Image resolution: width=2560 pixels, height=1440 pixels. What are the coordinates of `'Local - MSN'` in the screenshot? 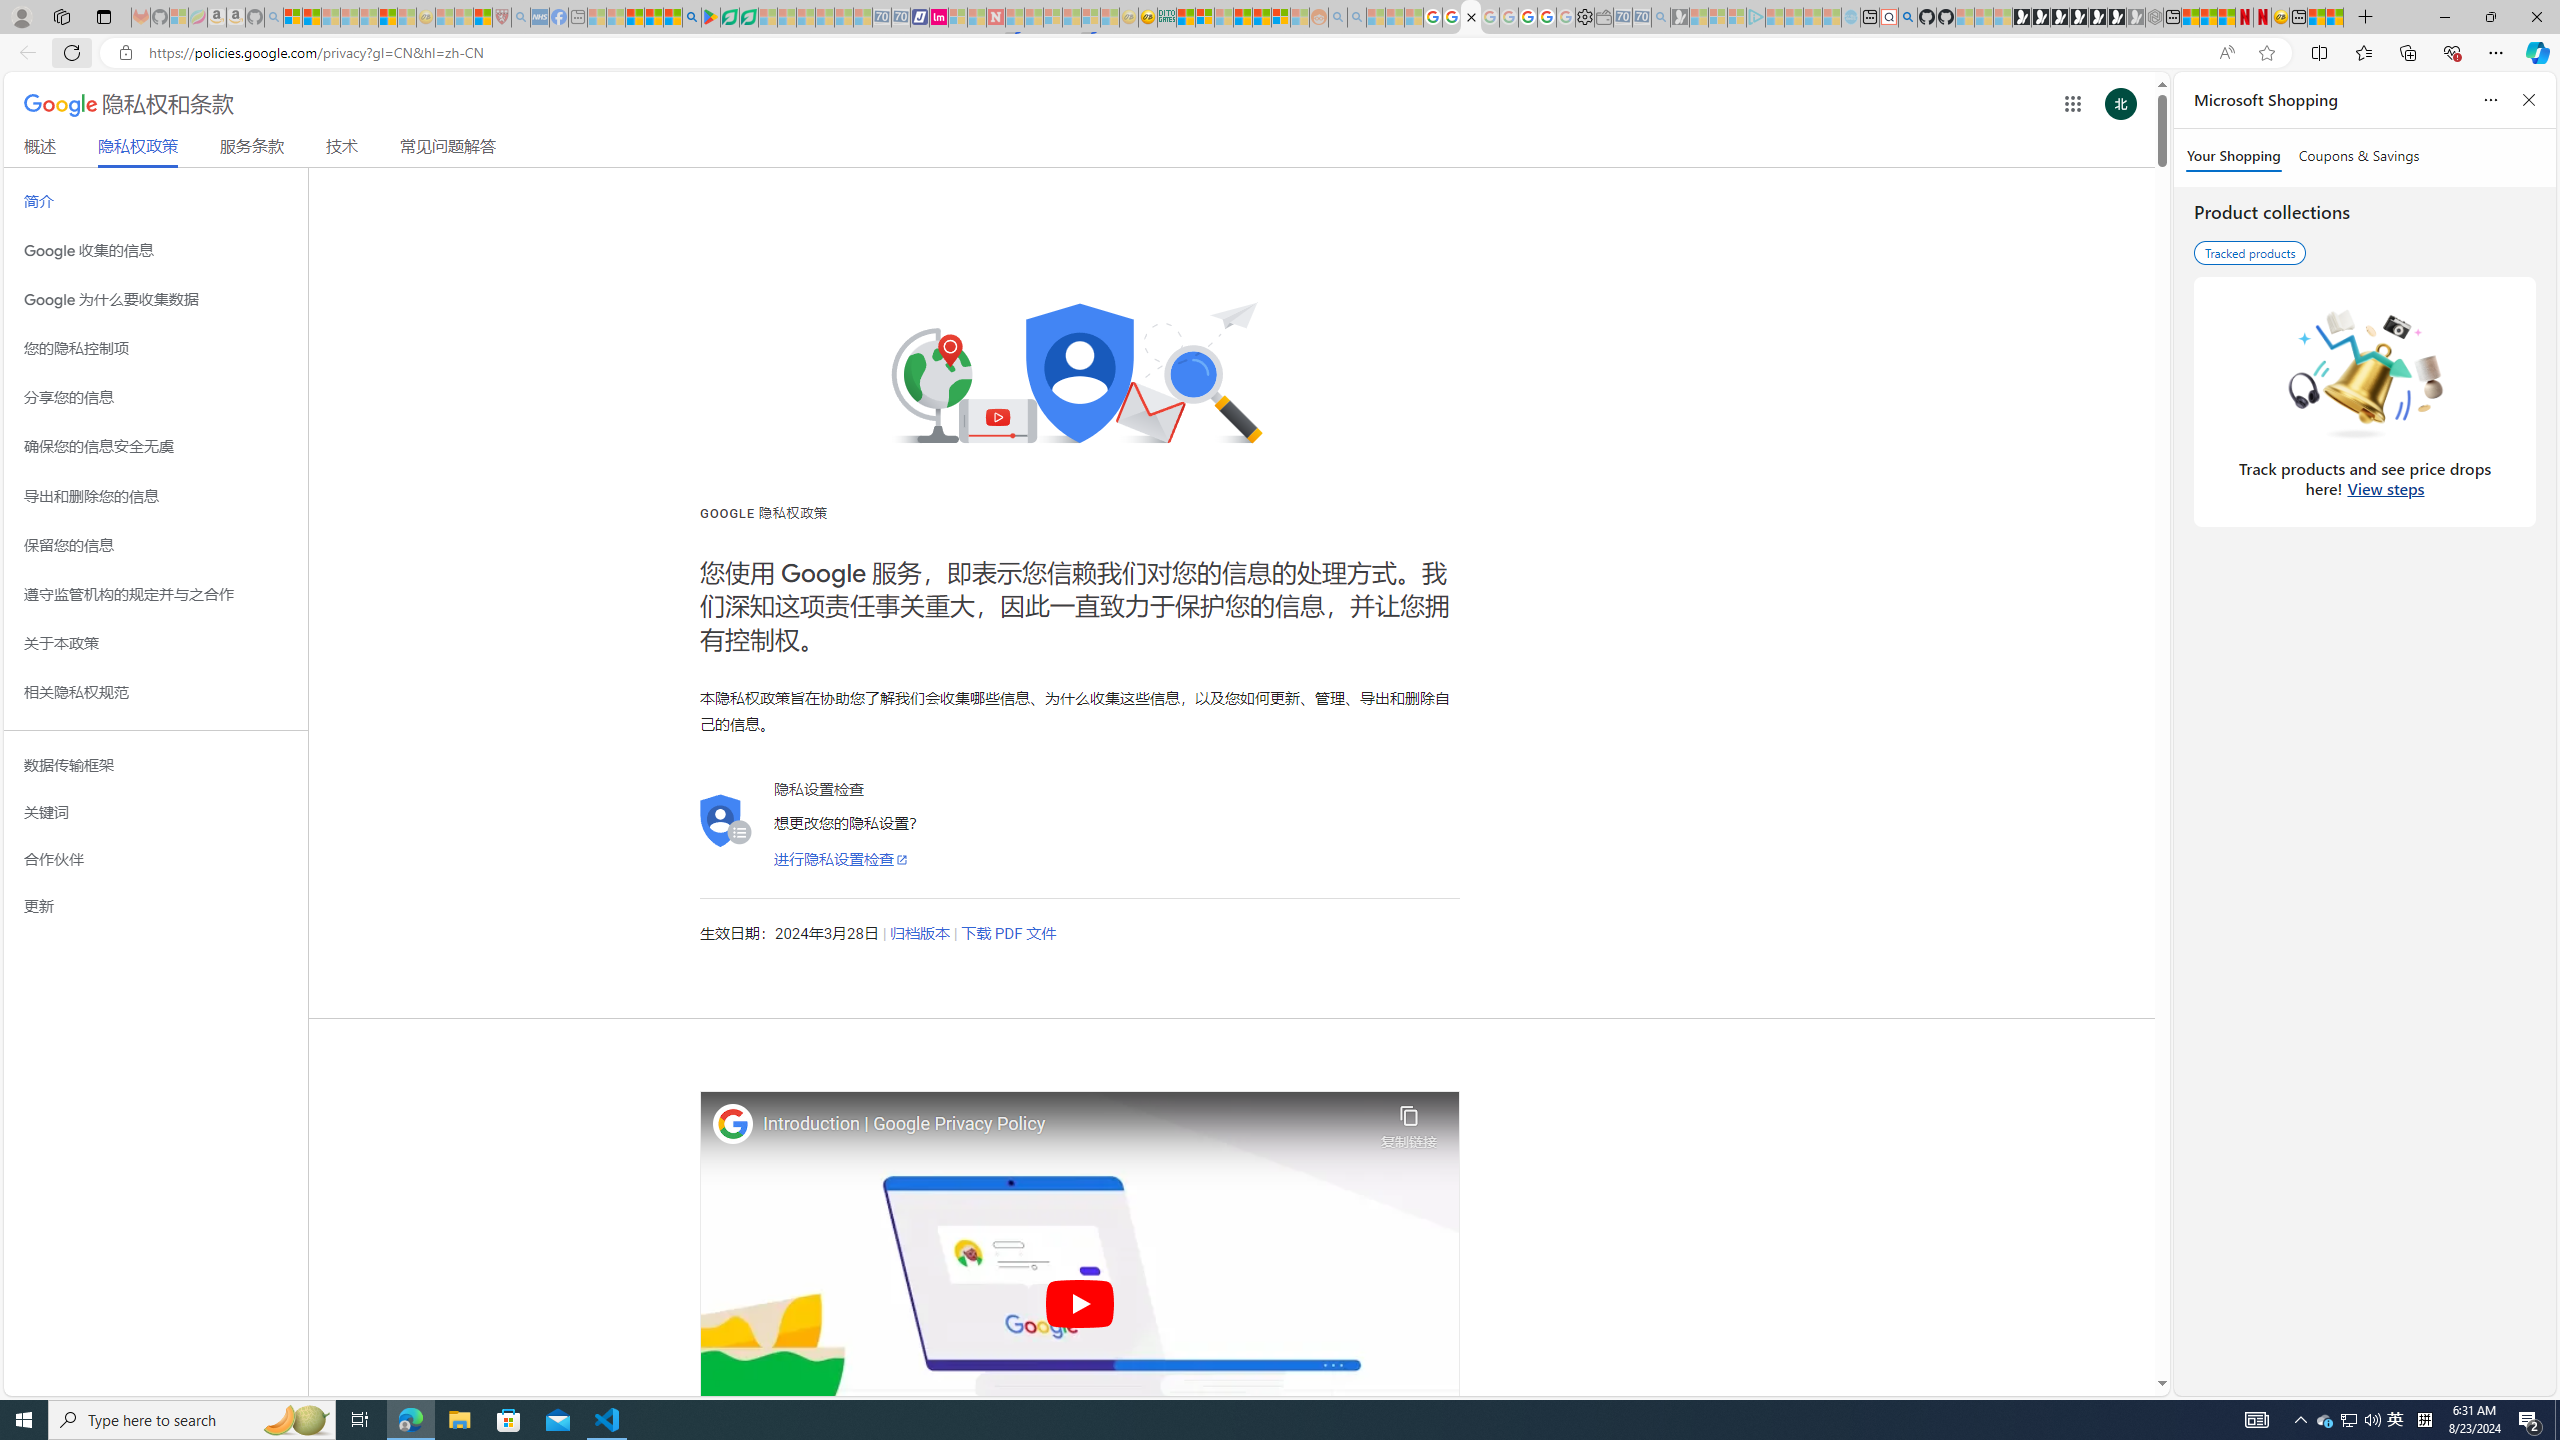 It's located at (482, 16).